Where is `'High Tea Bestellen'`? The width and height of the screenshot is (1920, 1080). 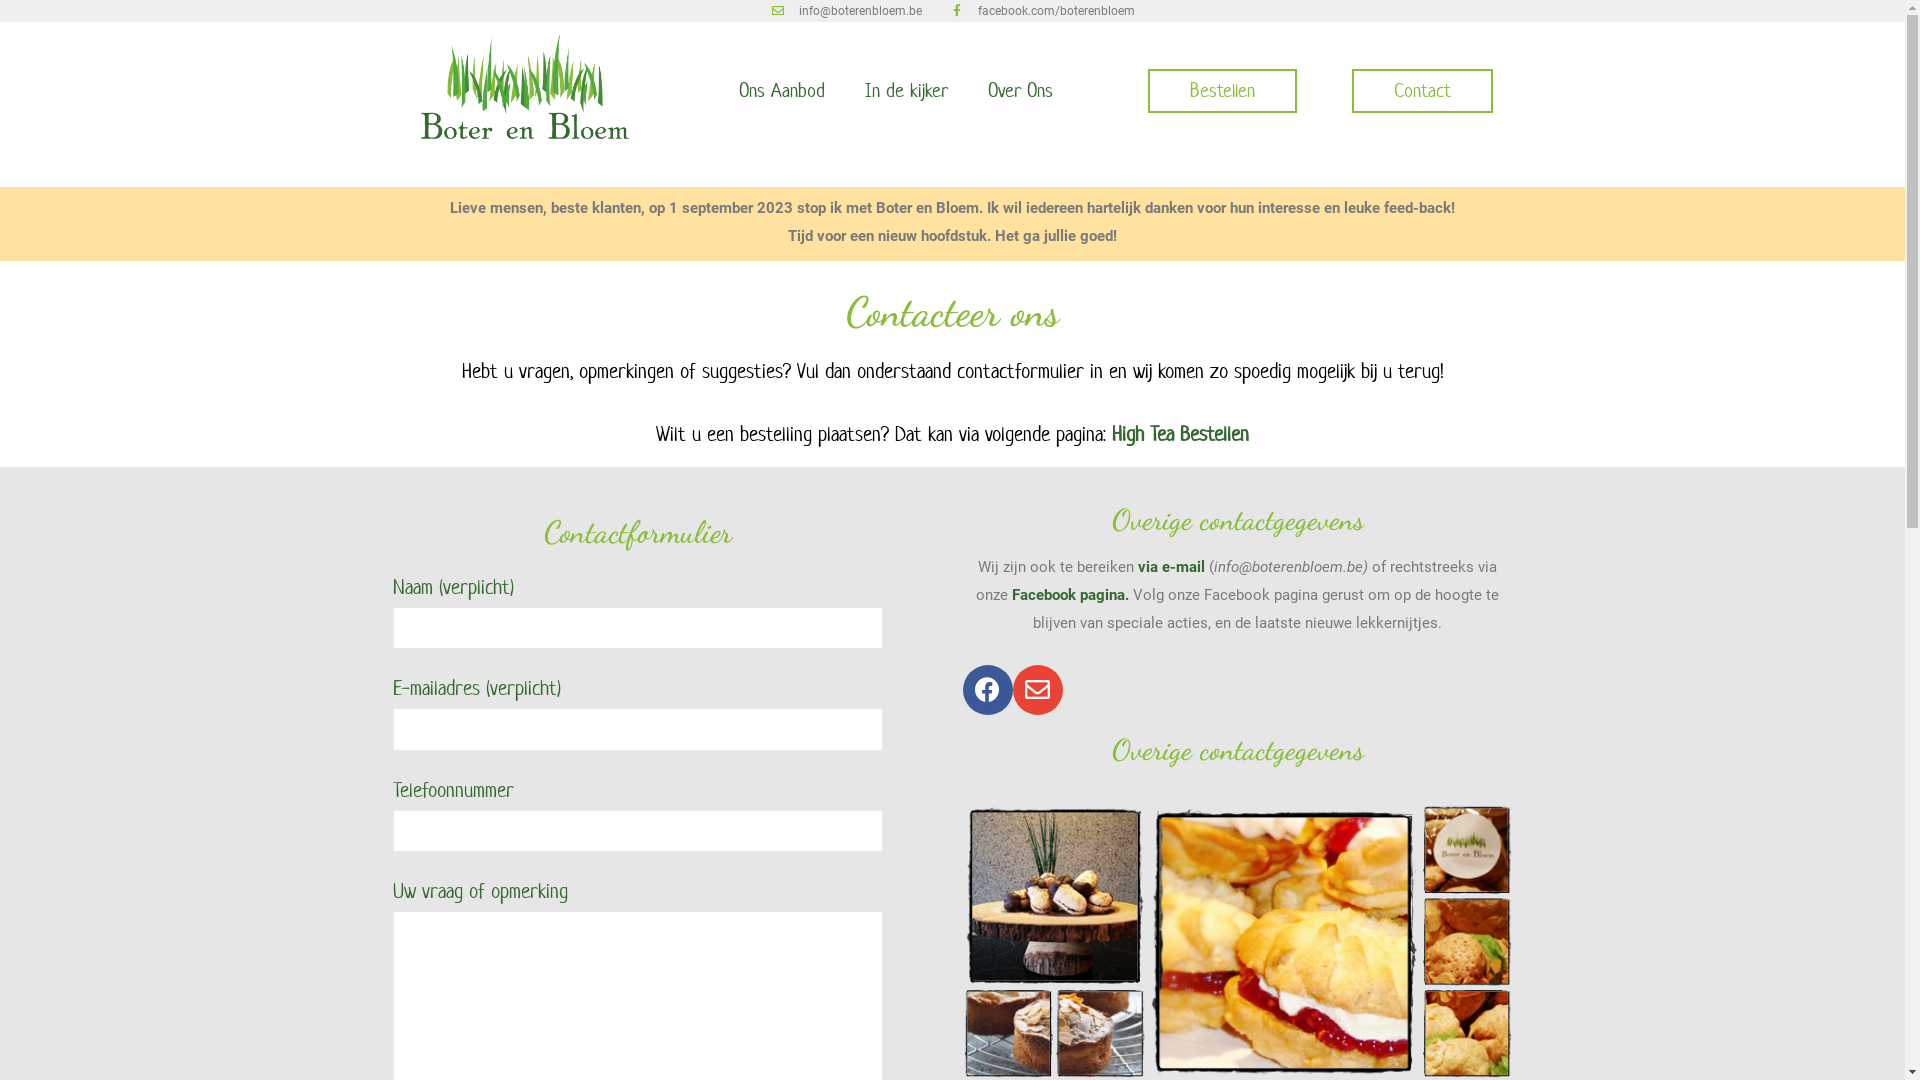
'High Tea Bestellen' is located at coordinates (1111, 433).